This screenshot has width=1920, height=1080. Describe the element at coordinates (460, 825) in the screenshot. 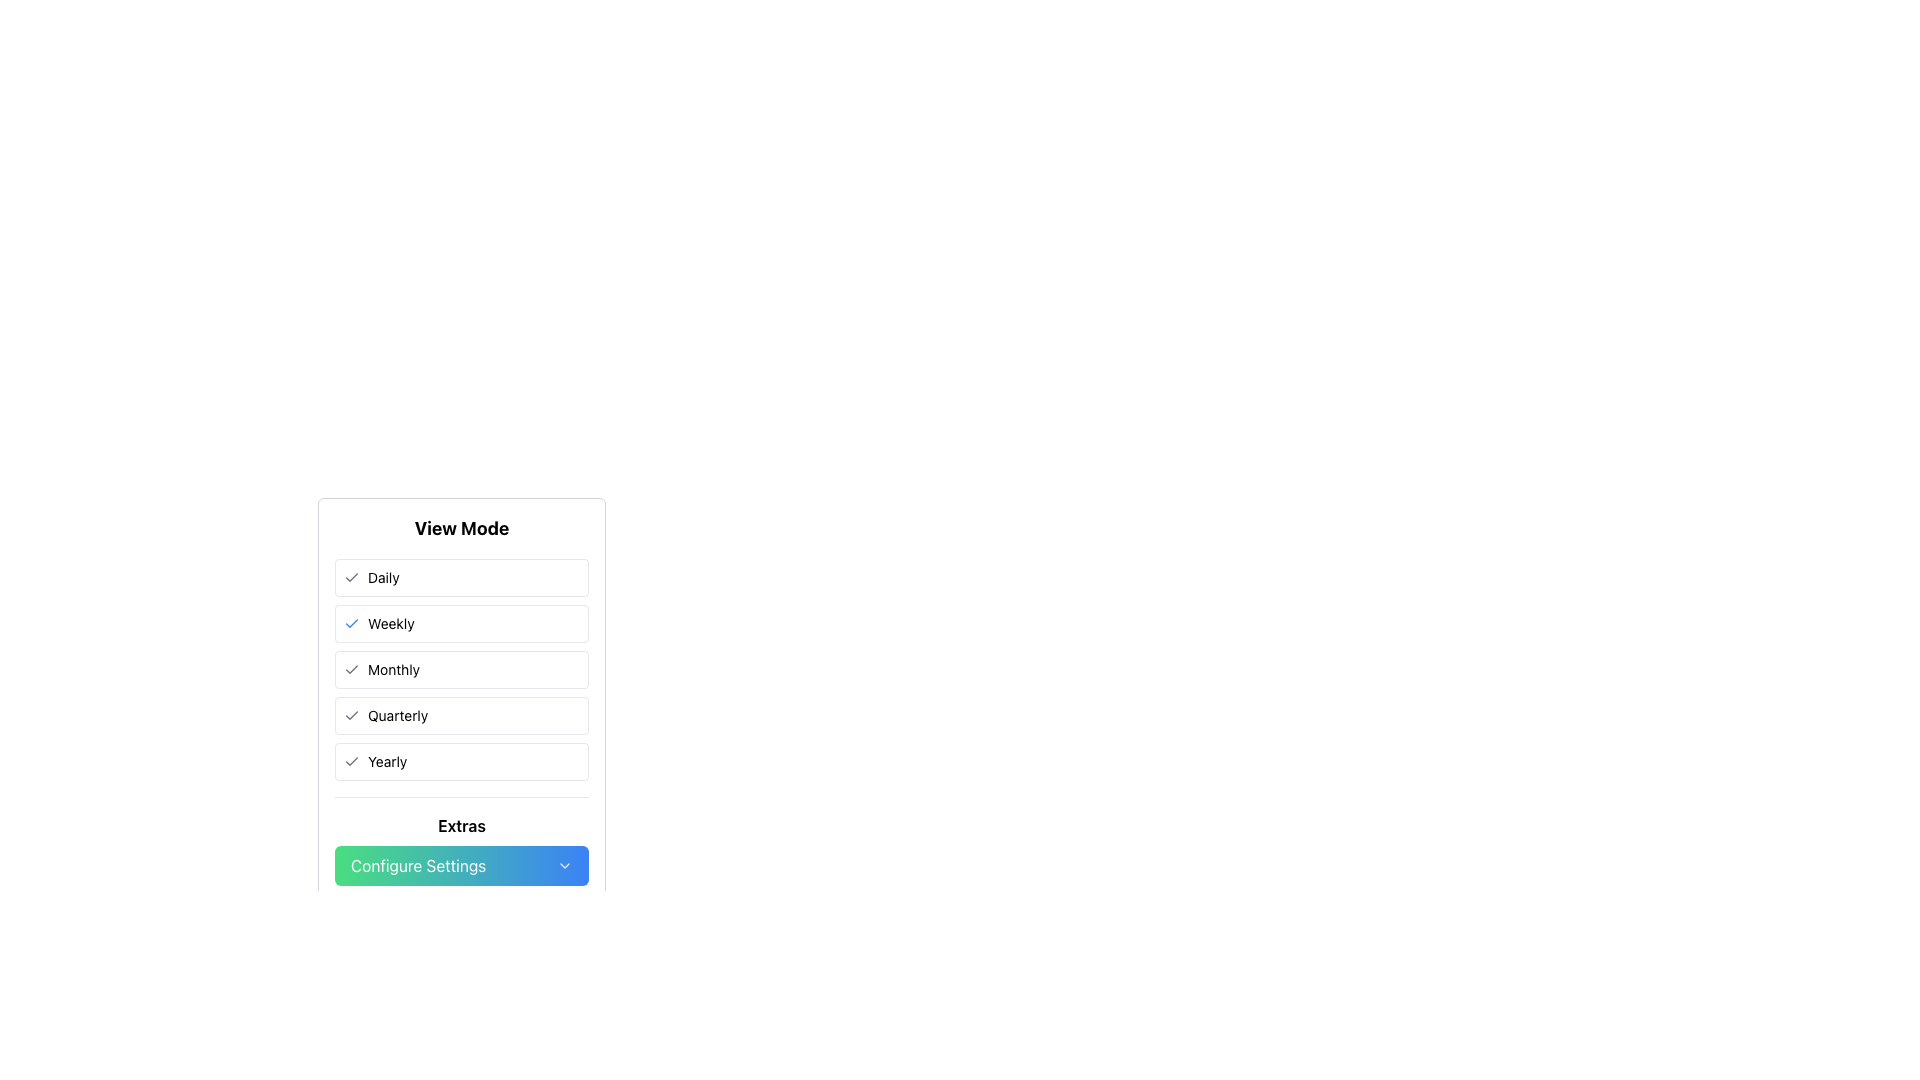

I see `the text label that reads 'Extras', which is styled with a medium-sized, bold font and is located above the 'Configure Settings' button` at that location.